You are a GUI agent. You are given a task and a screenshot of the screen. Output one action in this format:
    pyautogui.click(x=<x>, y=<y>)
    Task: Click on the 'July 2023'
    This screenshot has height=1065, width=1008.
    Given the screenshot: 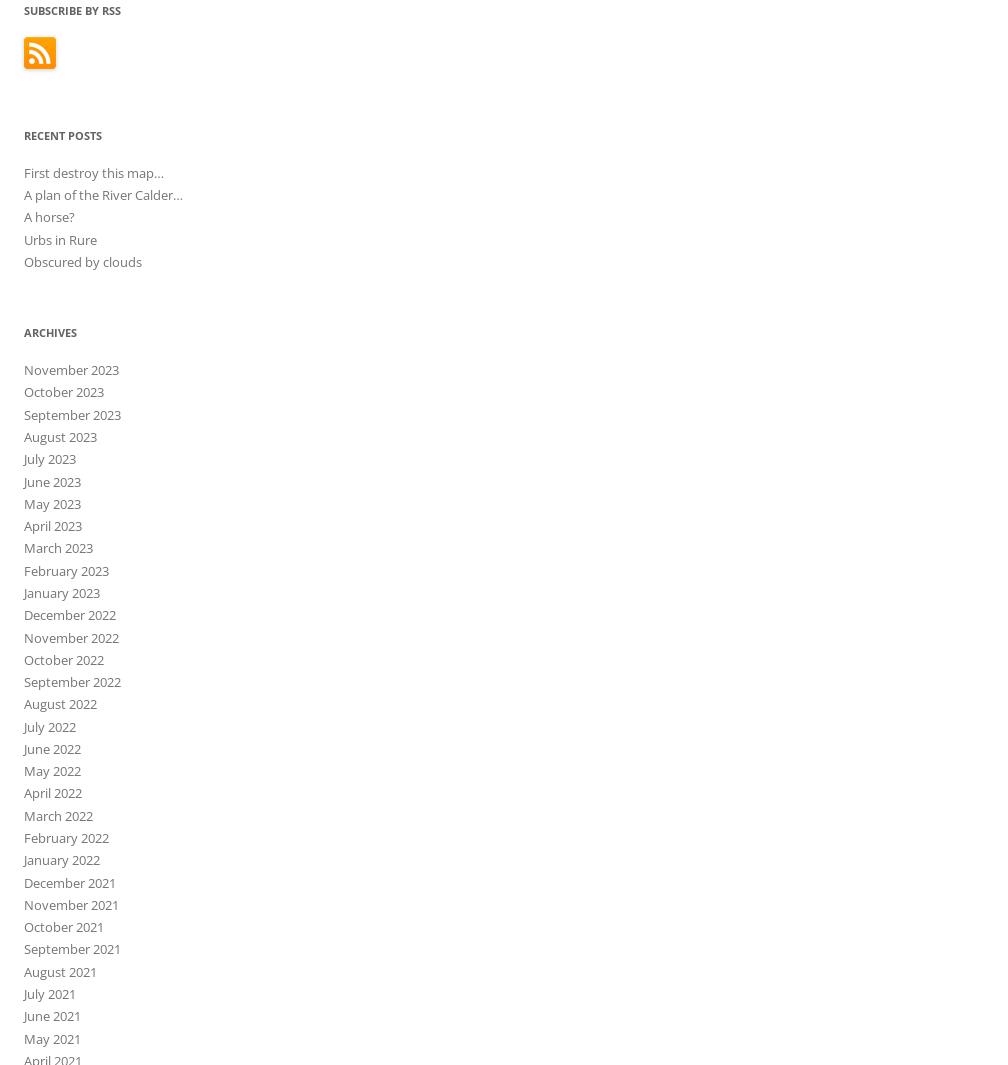 What is the action you would take?
    pyautogui.click(x=49, y=458)
    